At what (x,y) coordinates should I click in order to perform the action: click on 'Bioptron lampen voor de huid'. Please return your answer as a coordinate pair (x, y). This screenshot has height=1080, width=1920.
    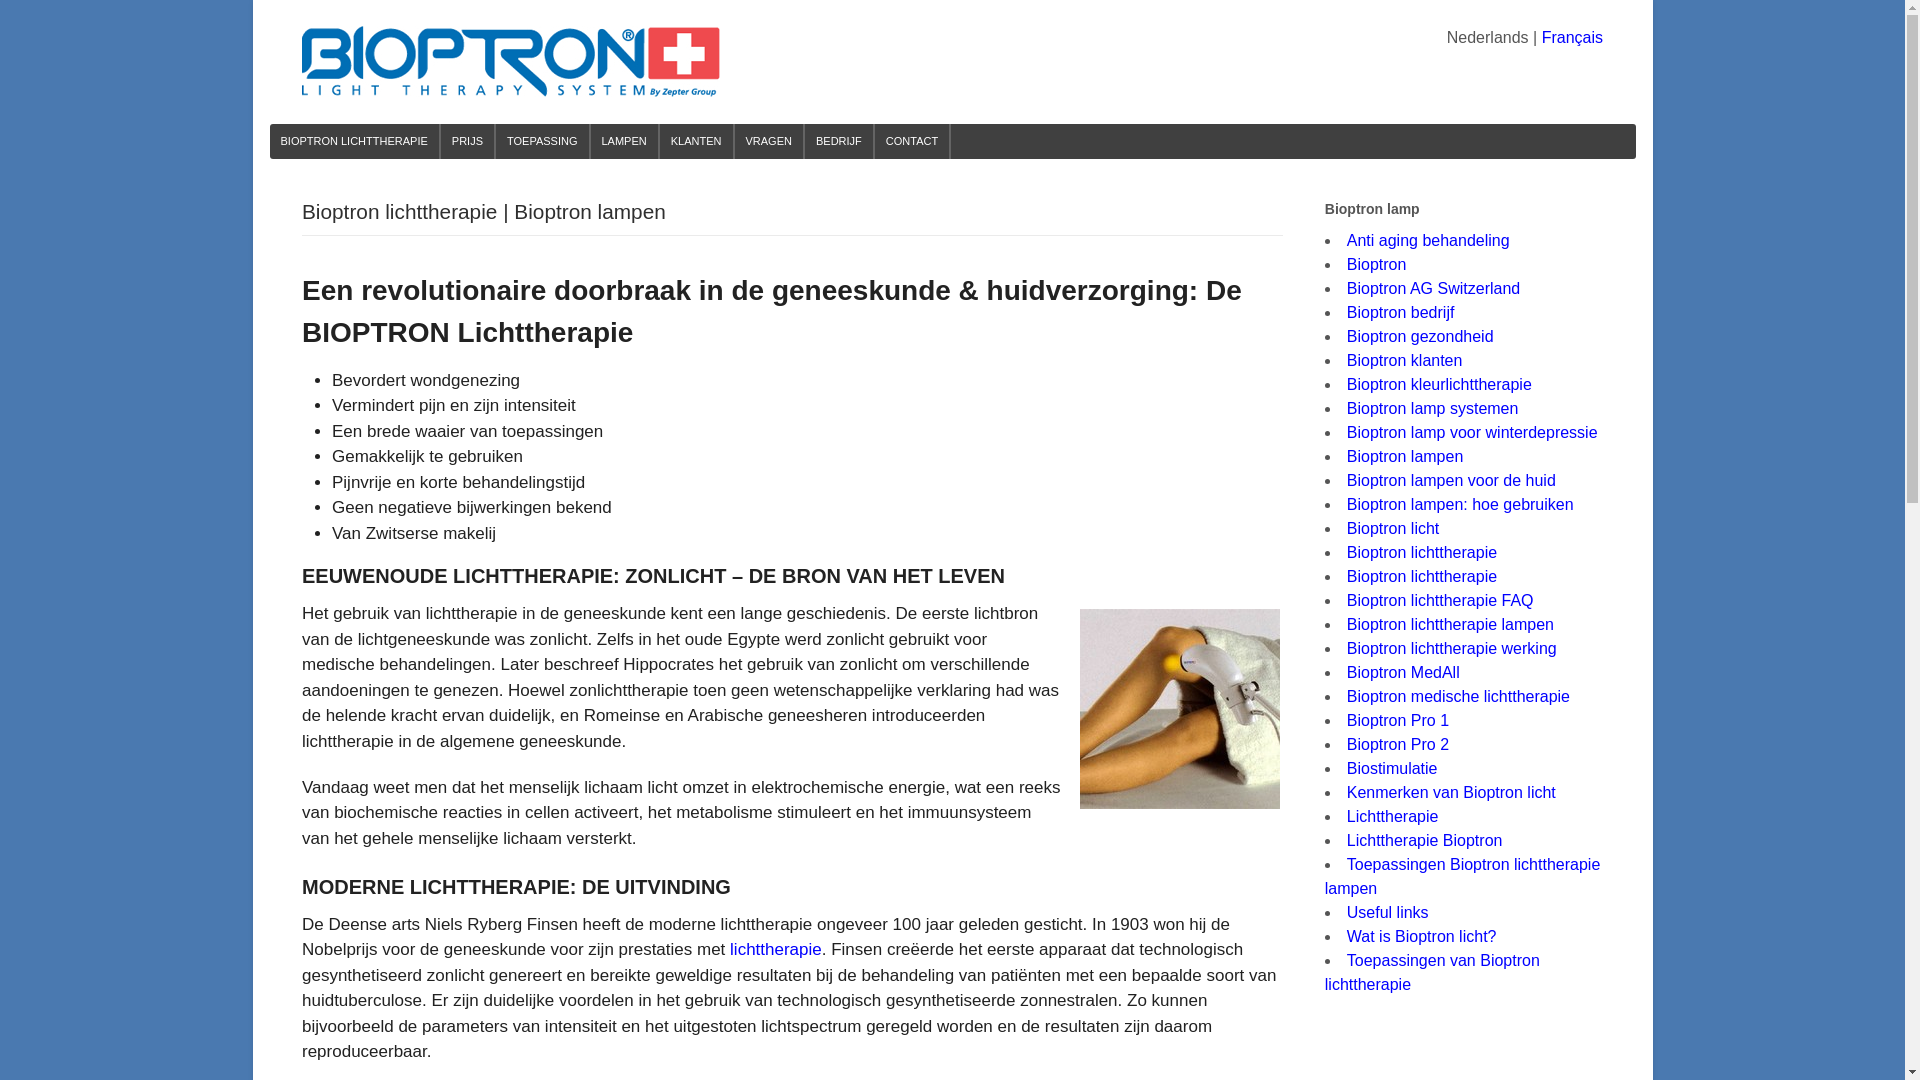
    Looking at the image, I should click on (1451, 480).